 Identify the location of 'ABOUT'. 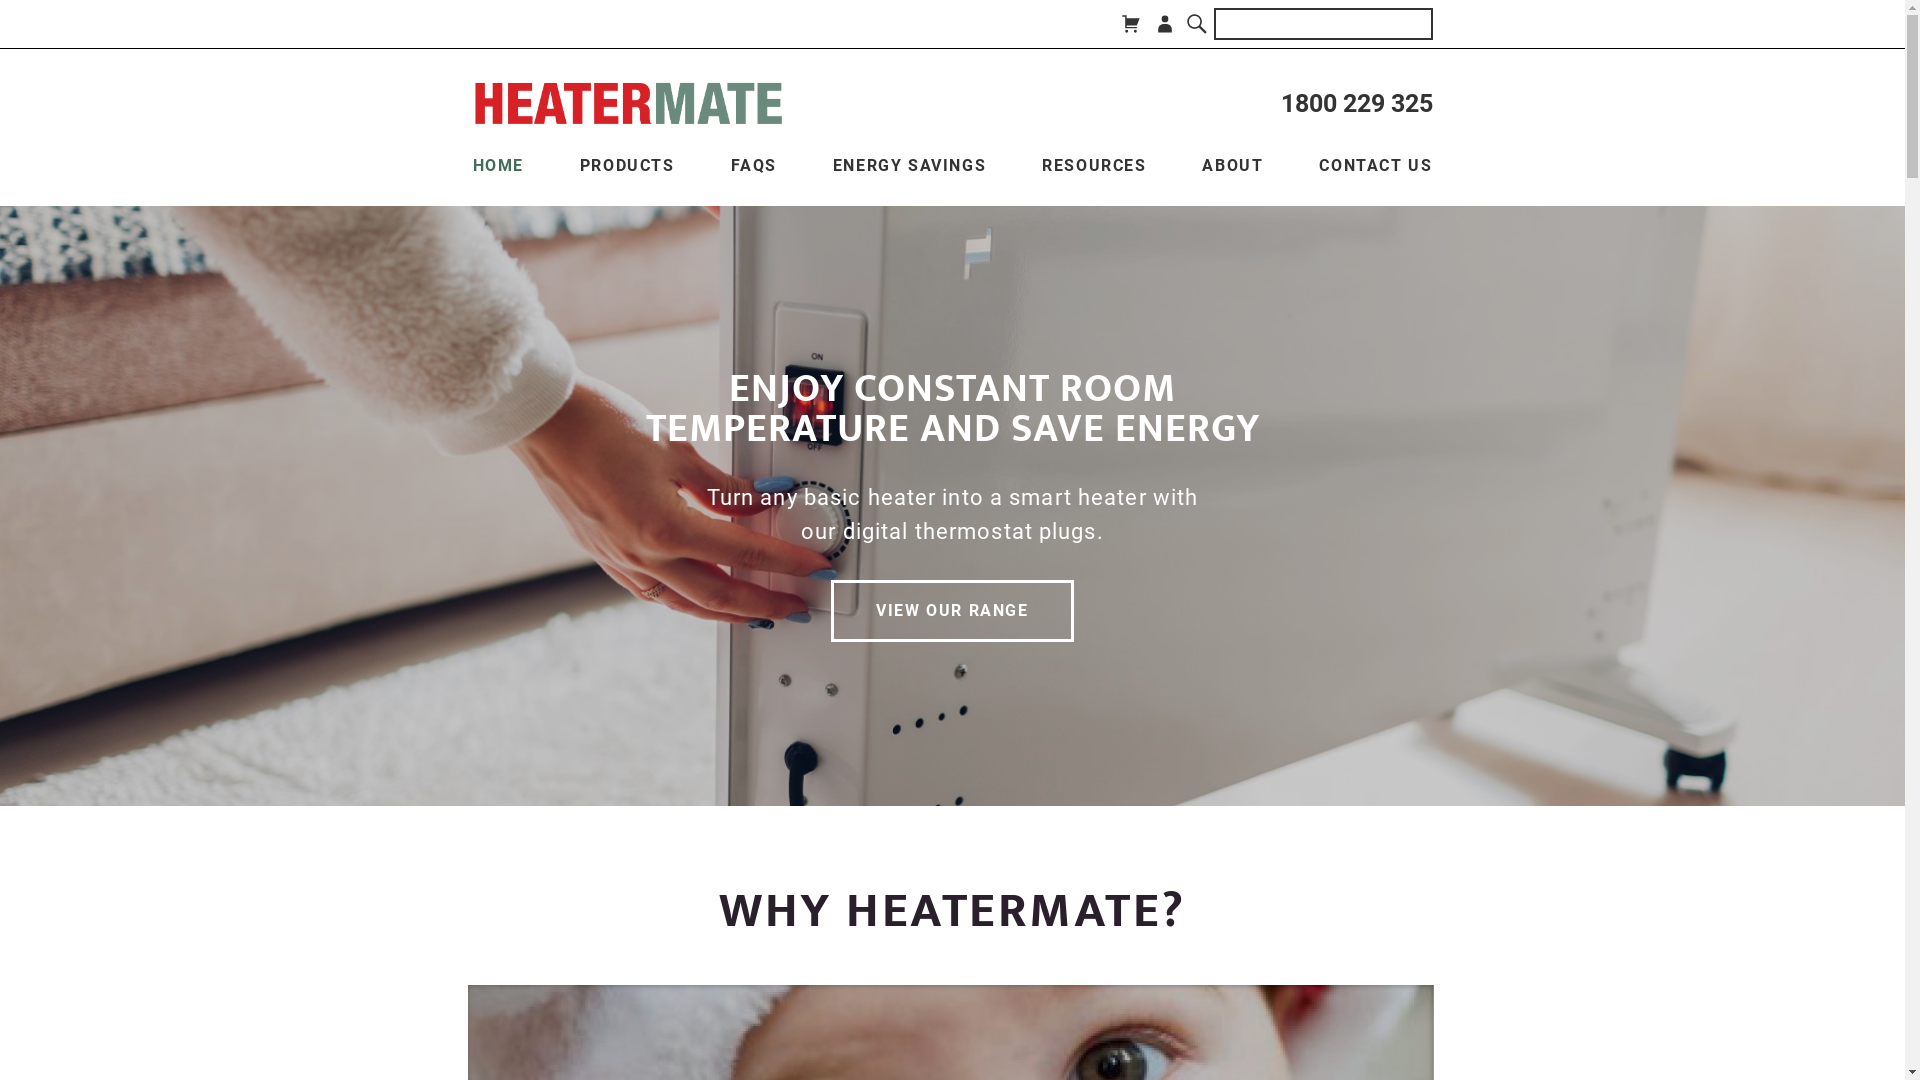
(1231, 164).